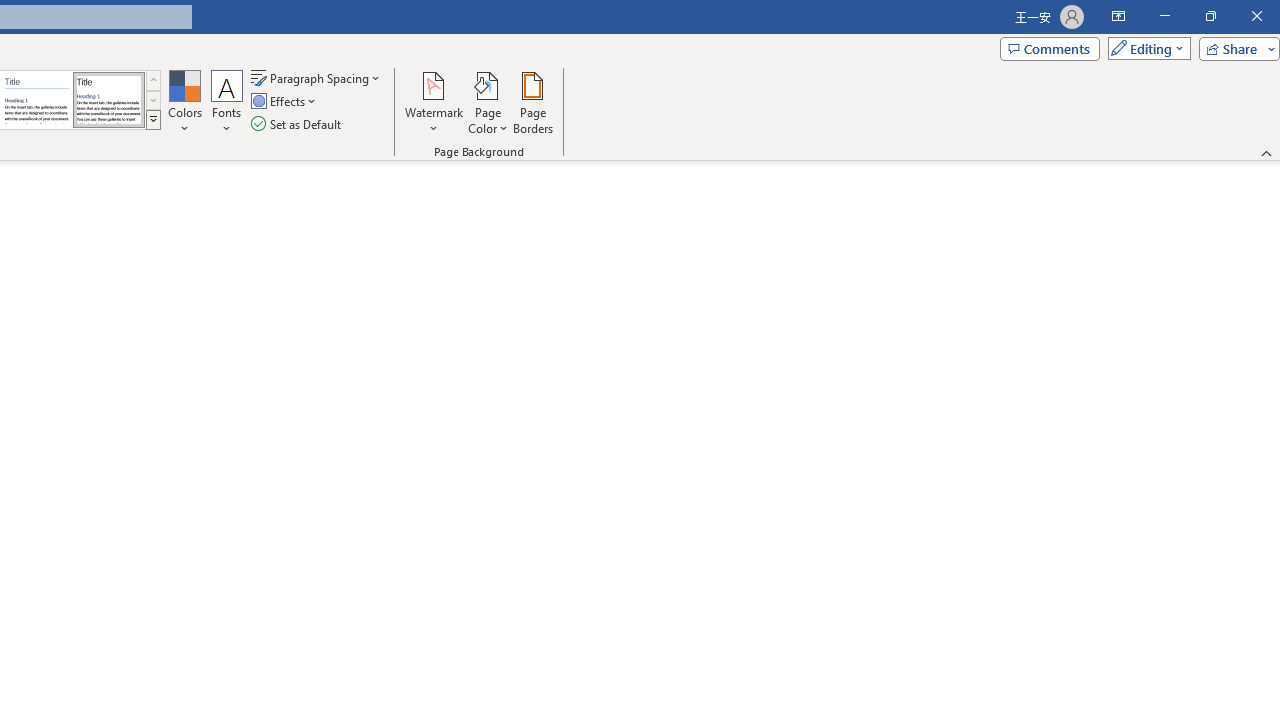  Describe the element at coordinates (152, 120) in the screenshot. I see `'Style Set'` at that location.